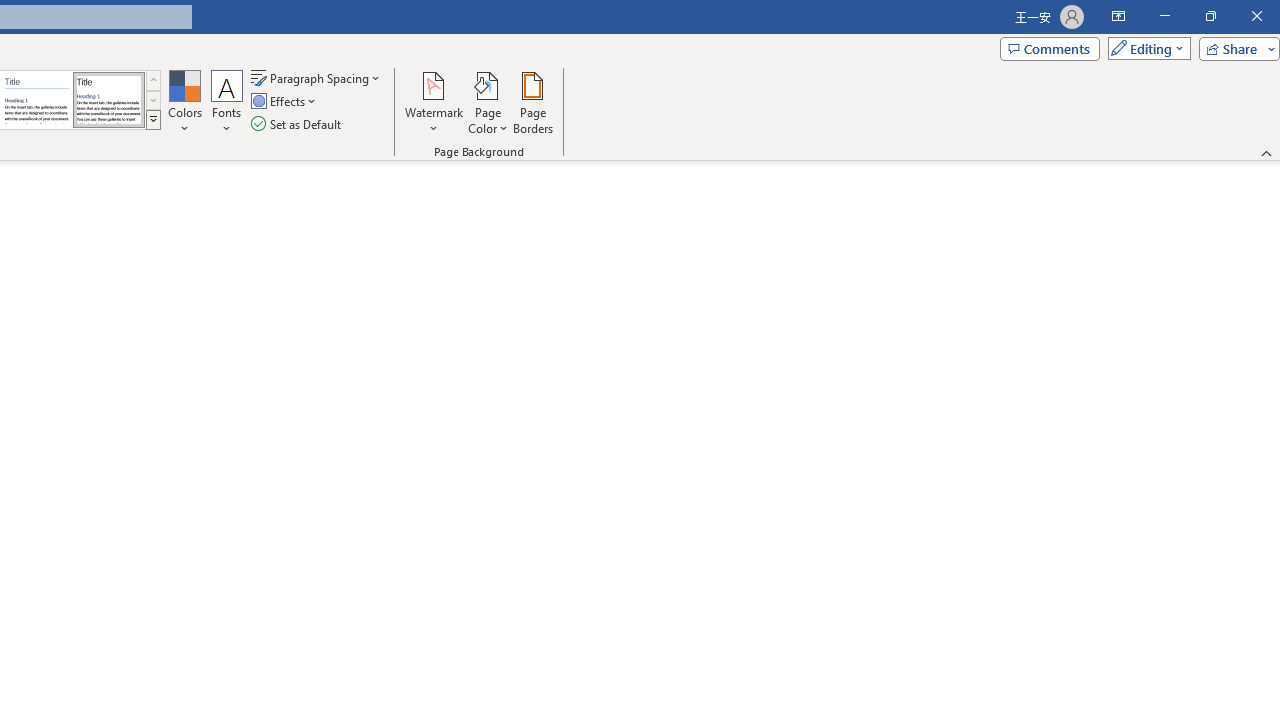  Describe the element at coordinates (152, 120) in the screenshot. I see `'Style Set'` at that location.